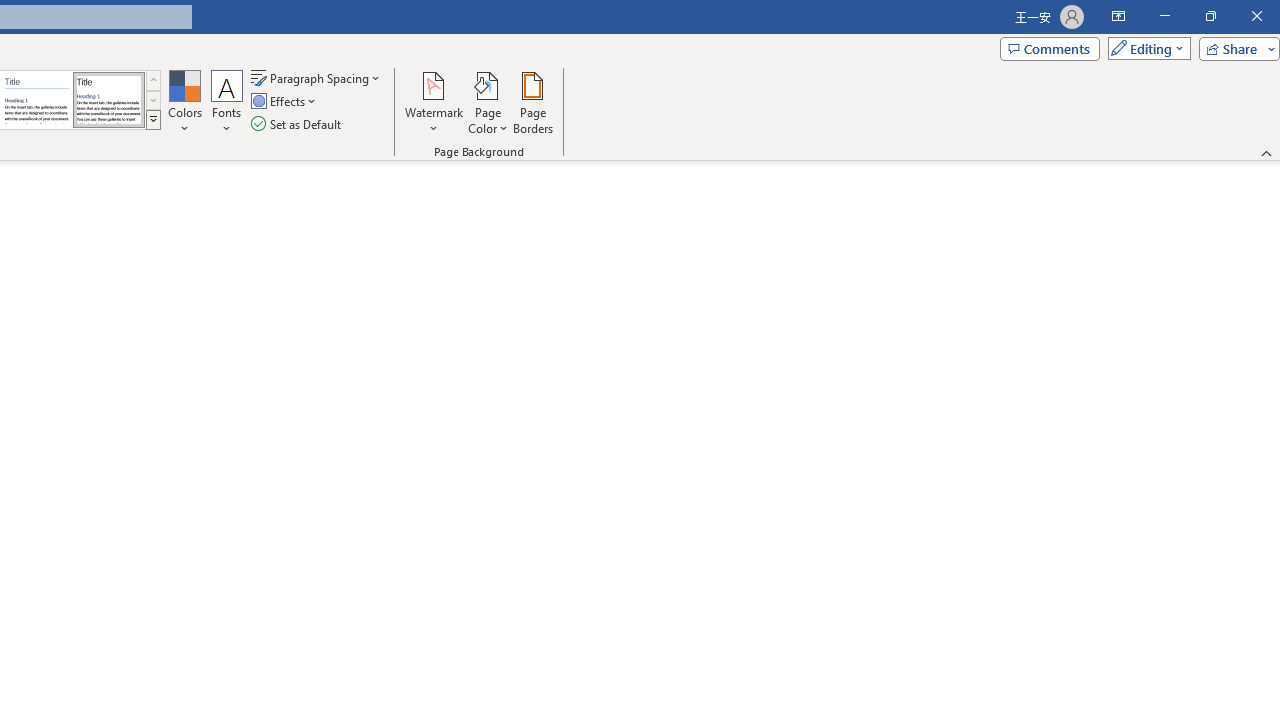  Describe the element at coordinates (152, 120) in the screenshot. I see `'Style Set'` at that location.